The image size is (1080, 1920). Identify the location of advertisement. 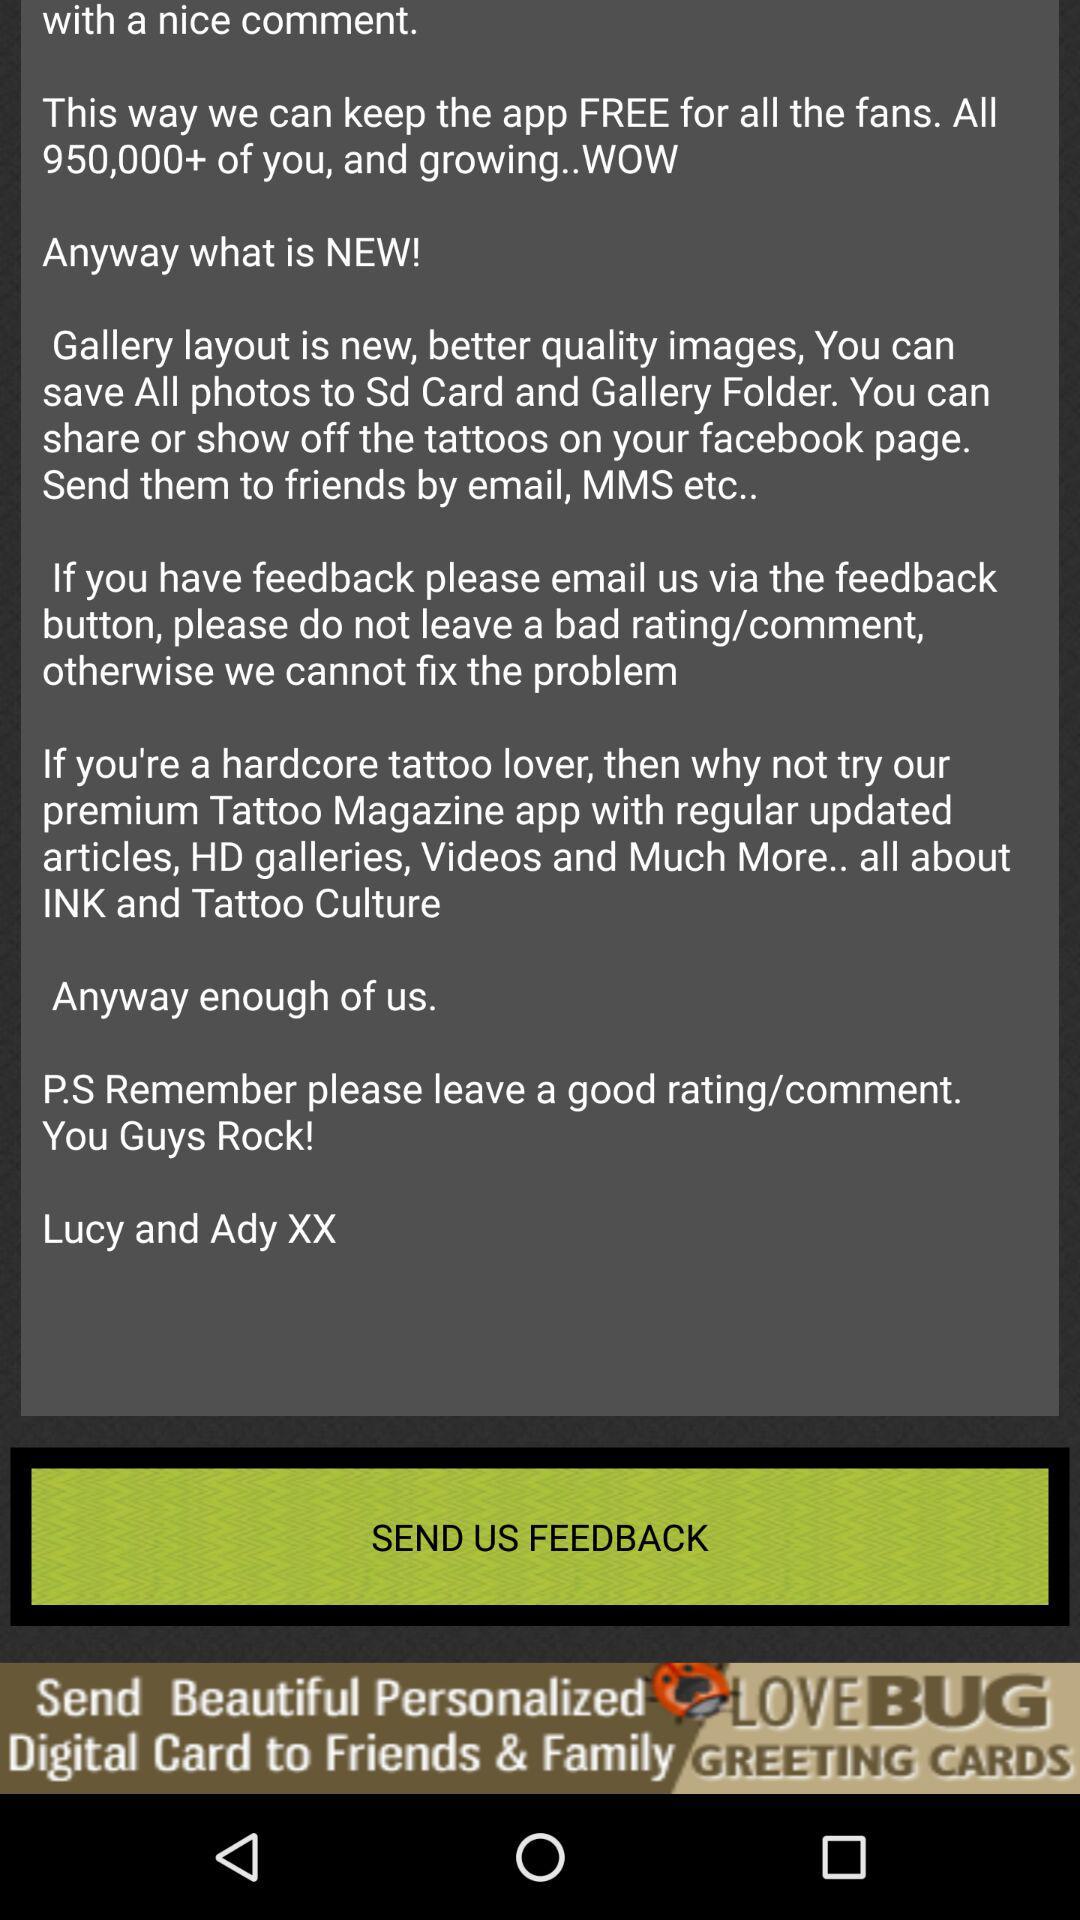
(540, 1727).